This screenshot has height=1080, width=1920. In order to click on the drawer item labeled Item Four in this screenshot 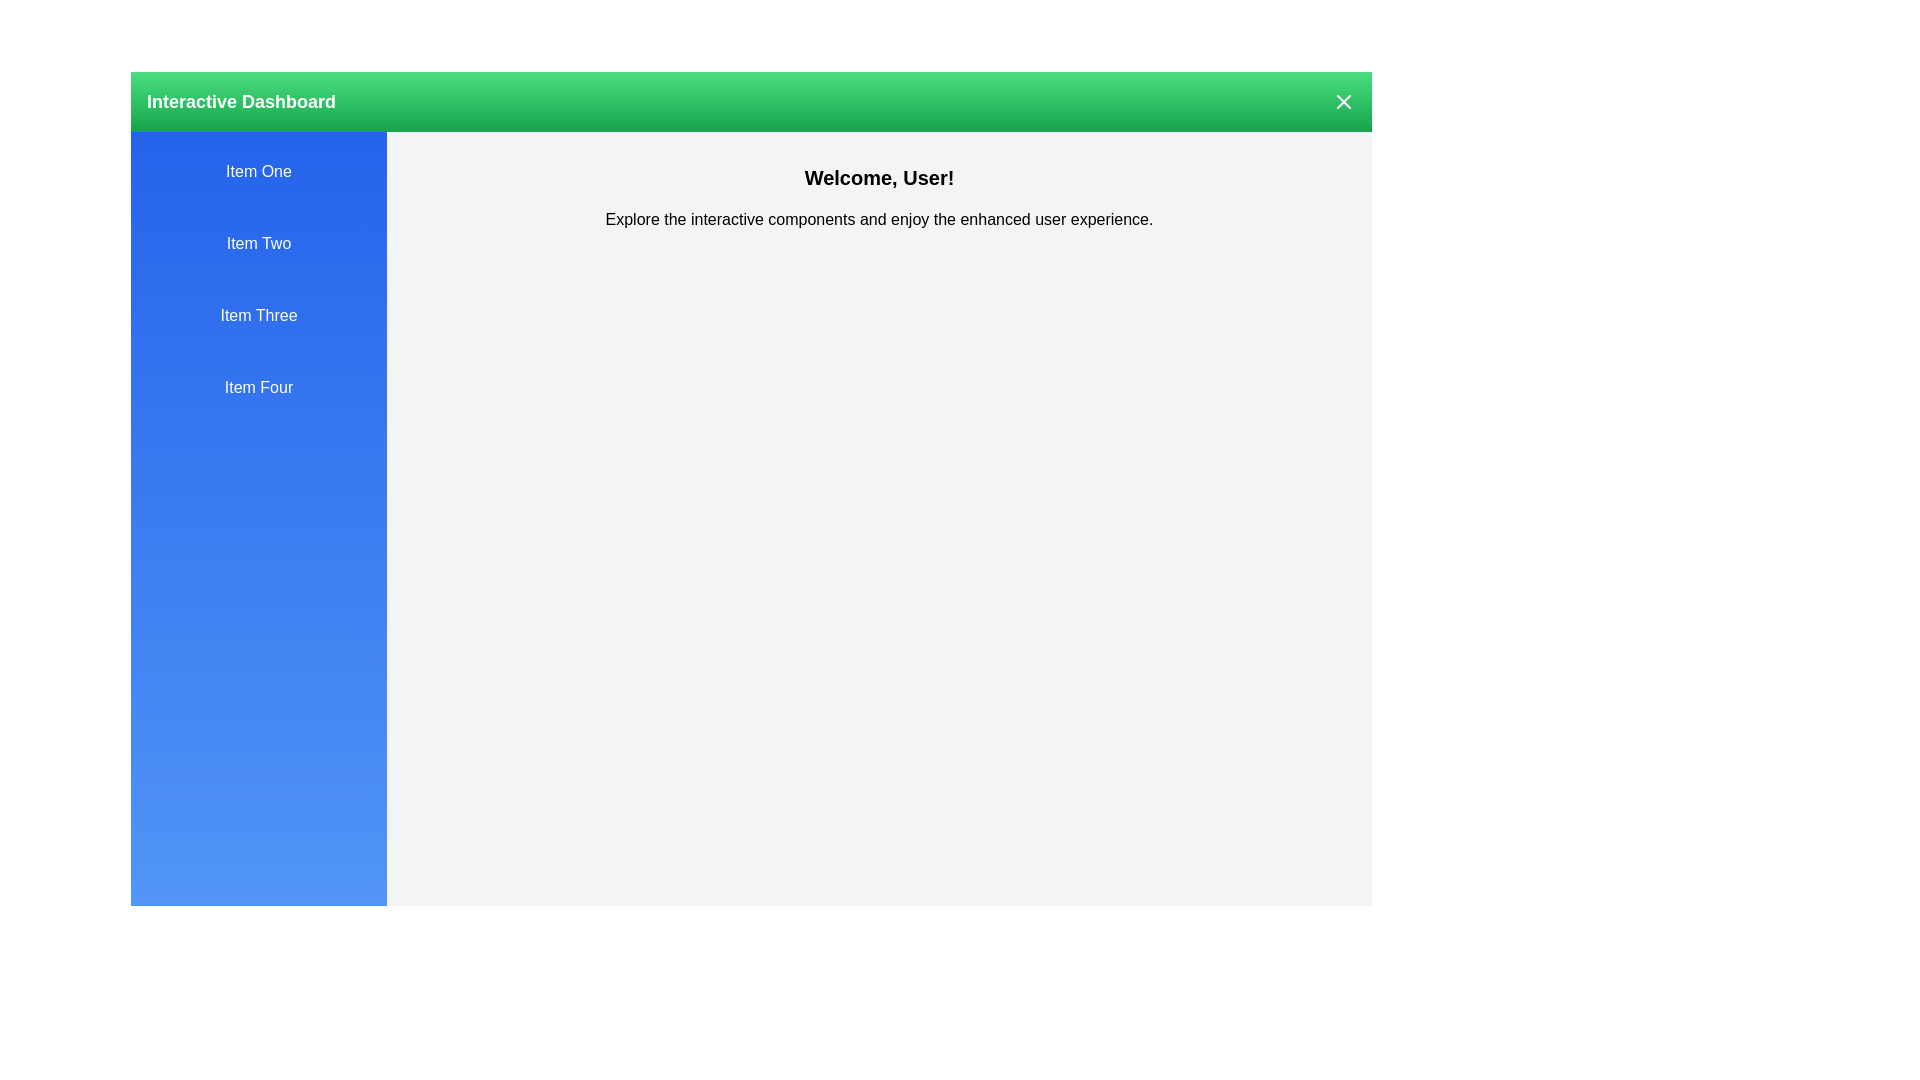, I will do `click(258, 388)`.